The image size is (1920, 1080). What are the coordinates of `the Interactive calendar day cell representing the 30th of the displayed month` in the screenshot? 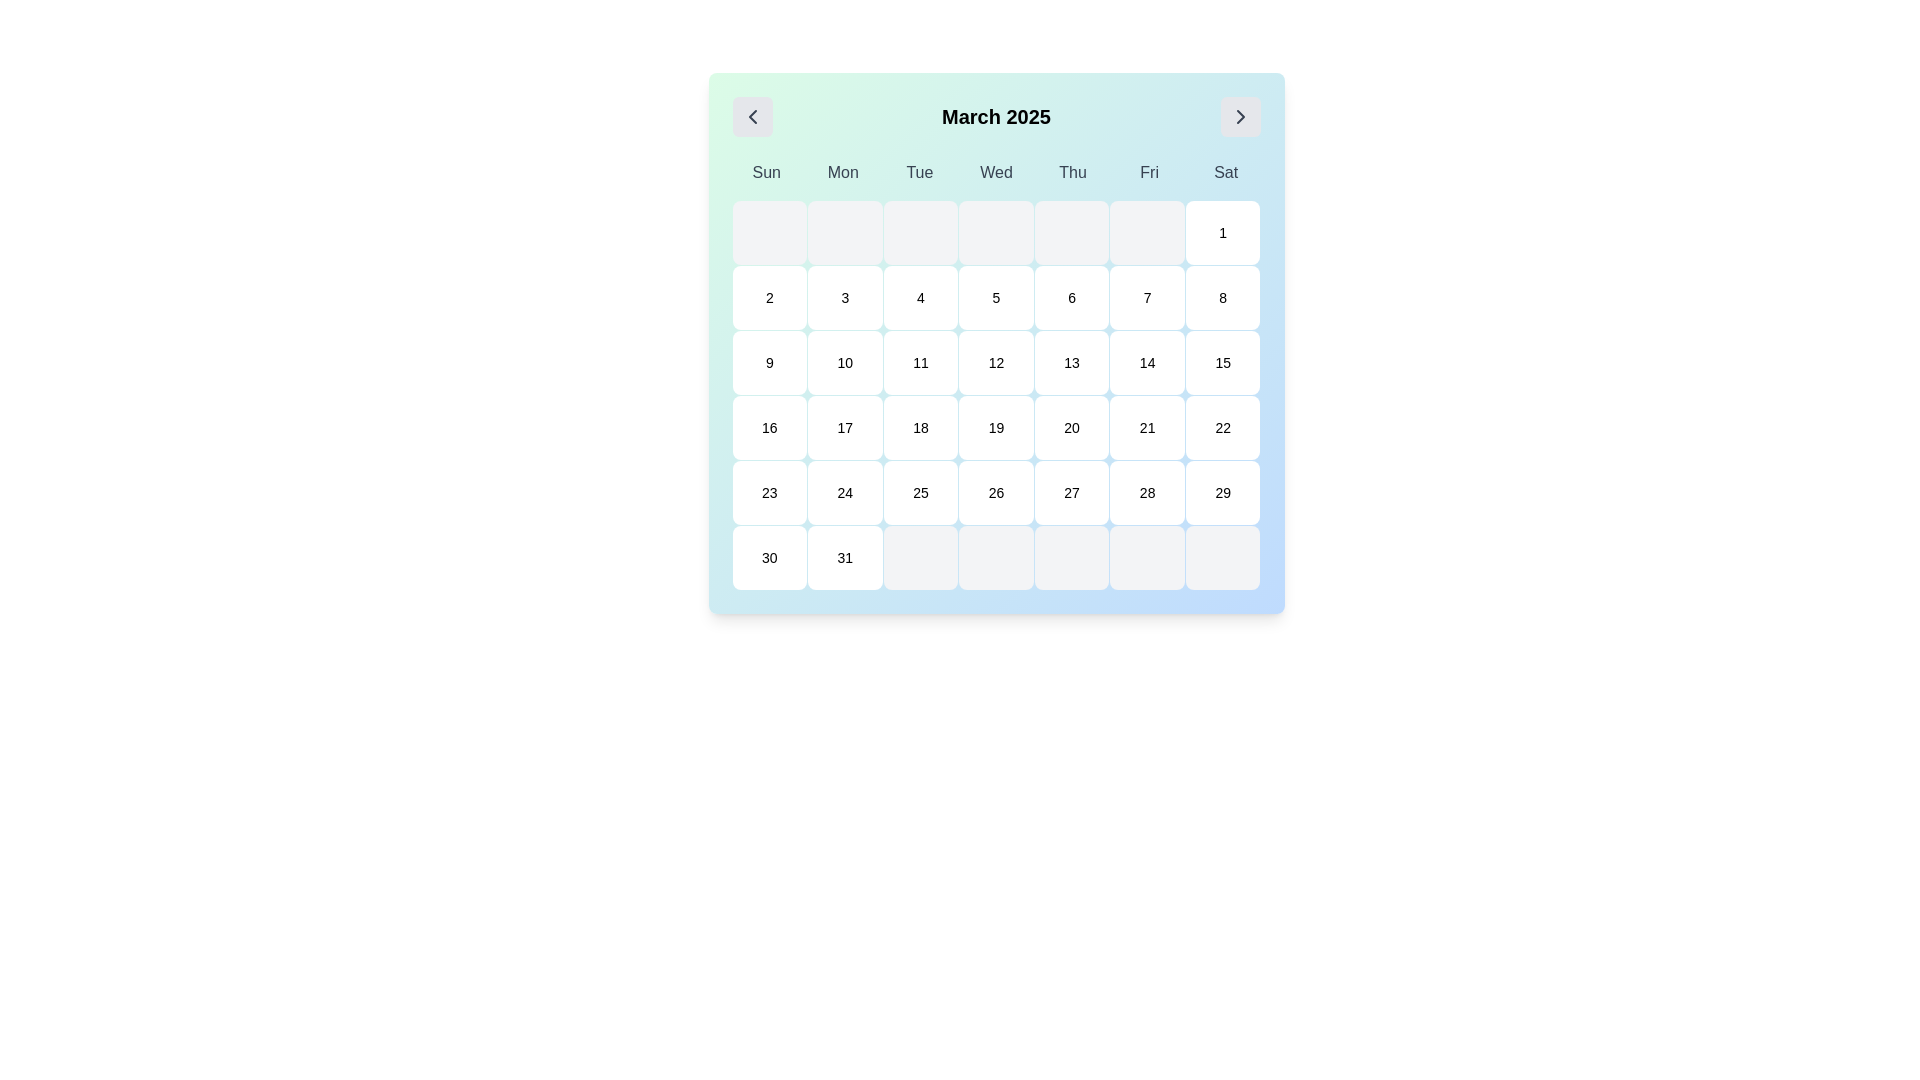 It's located at (768, 558).